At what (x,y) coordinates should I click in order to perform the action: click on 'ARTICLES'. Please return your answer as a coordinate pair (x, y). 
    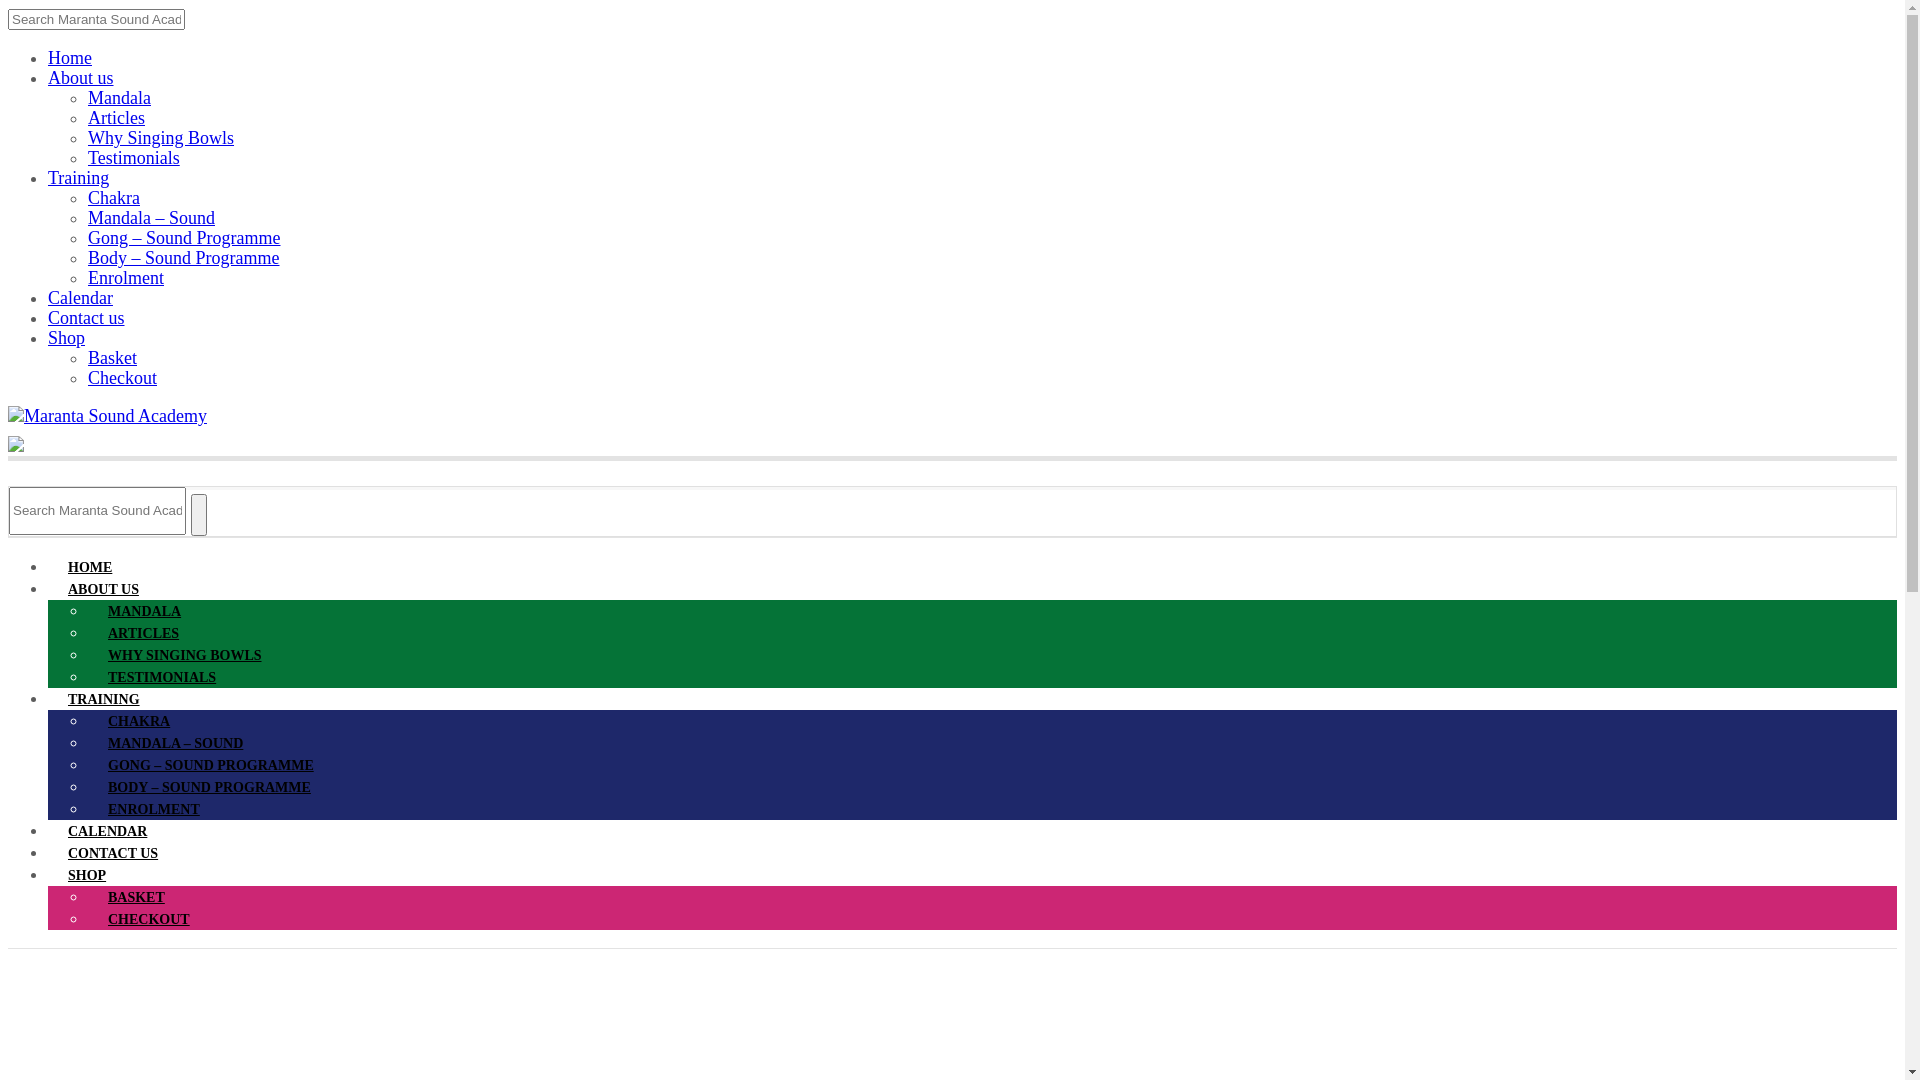
    Looking at the image, I should click on (142, 633).